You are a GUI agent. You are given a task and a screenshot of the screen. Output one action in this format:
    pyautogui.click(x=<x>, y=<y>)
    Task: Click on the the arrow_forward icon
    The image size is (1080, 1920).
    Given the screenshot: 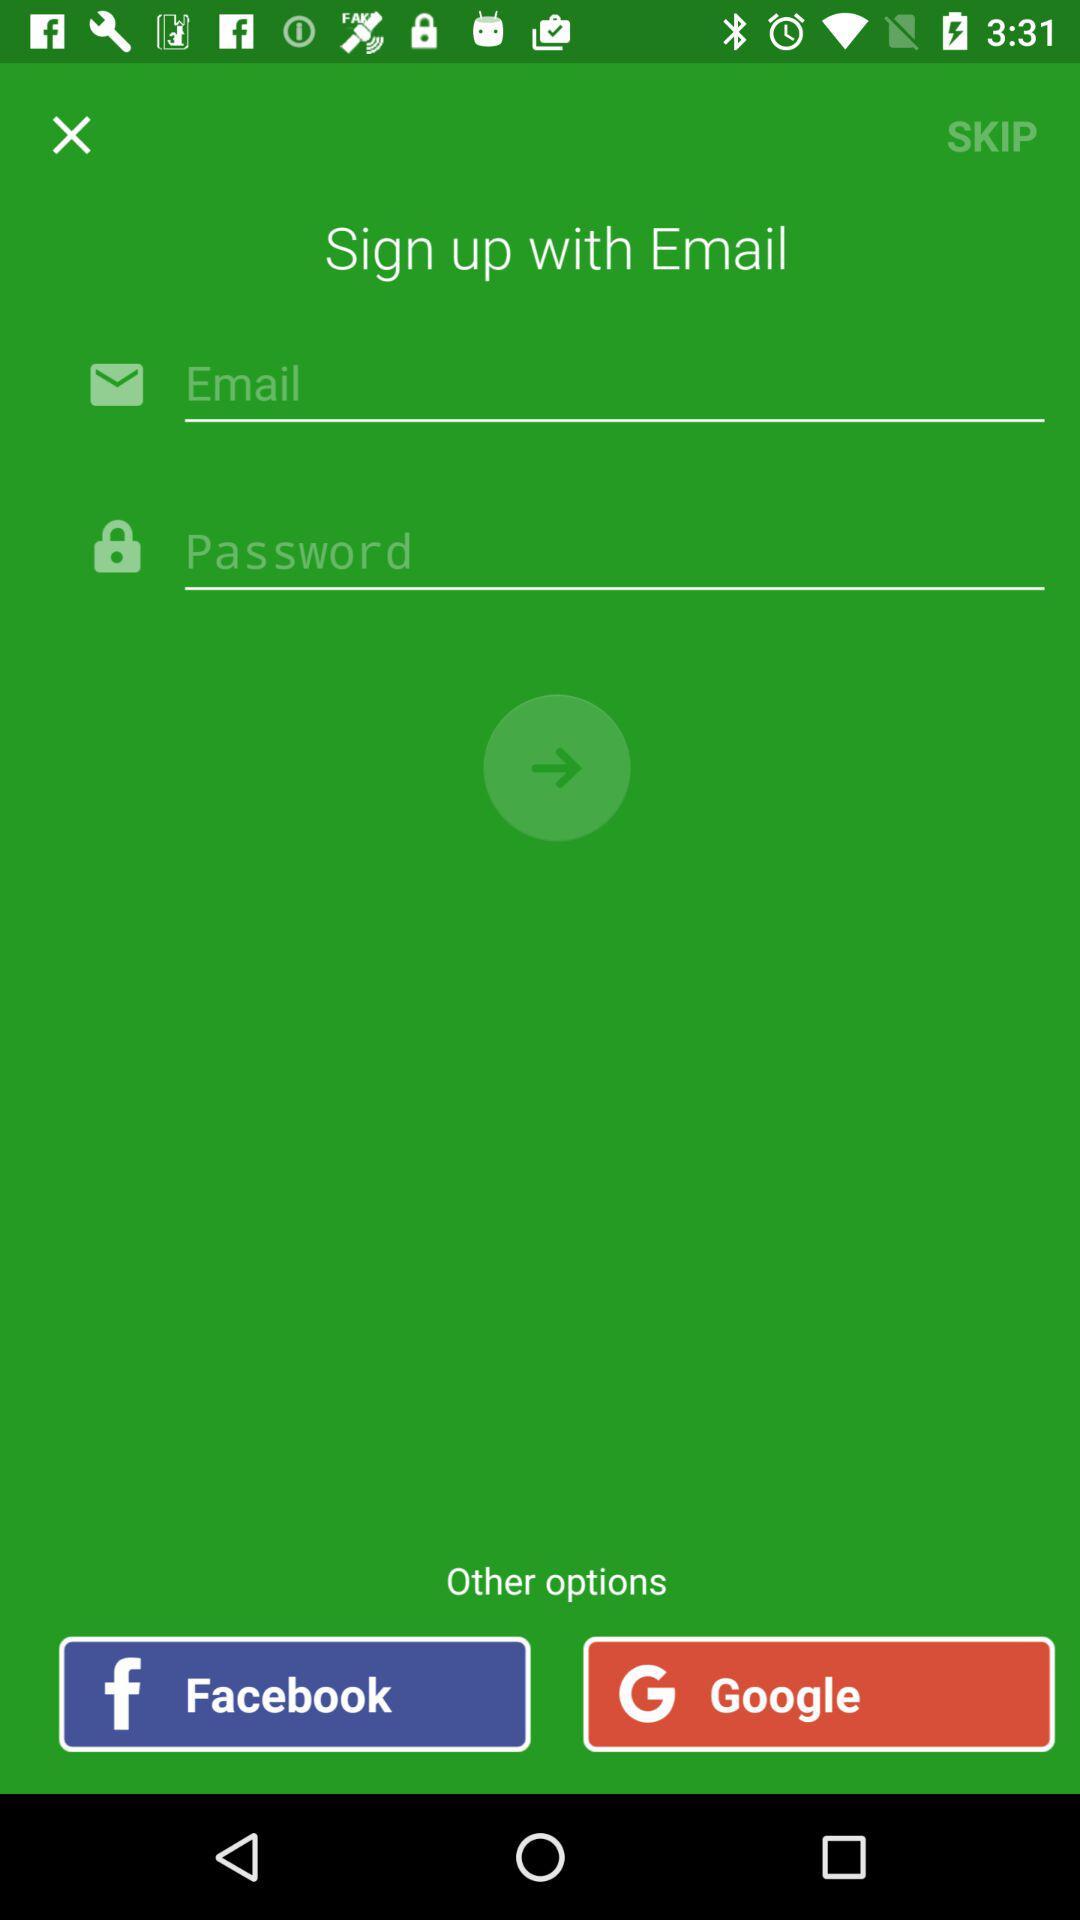 What is the action you would take?
    pyautogui.click(x=540, y=767)
    